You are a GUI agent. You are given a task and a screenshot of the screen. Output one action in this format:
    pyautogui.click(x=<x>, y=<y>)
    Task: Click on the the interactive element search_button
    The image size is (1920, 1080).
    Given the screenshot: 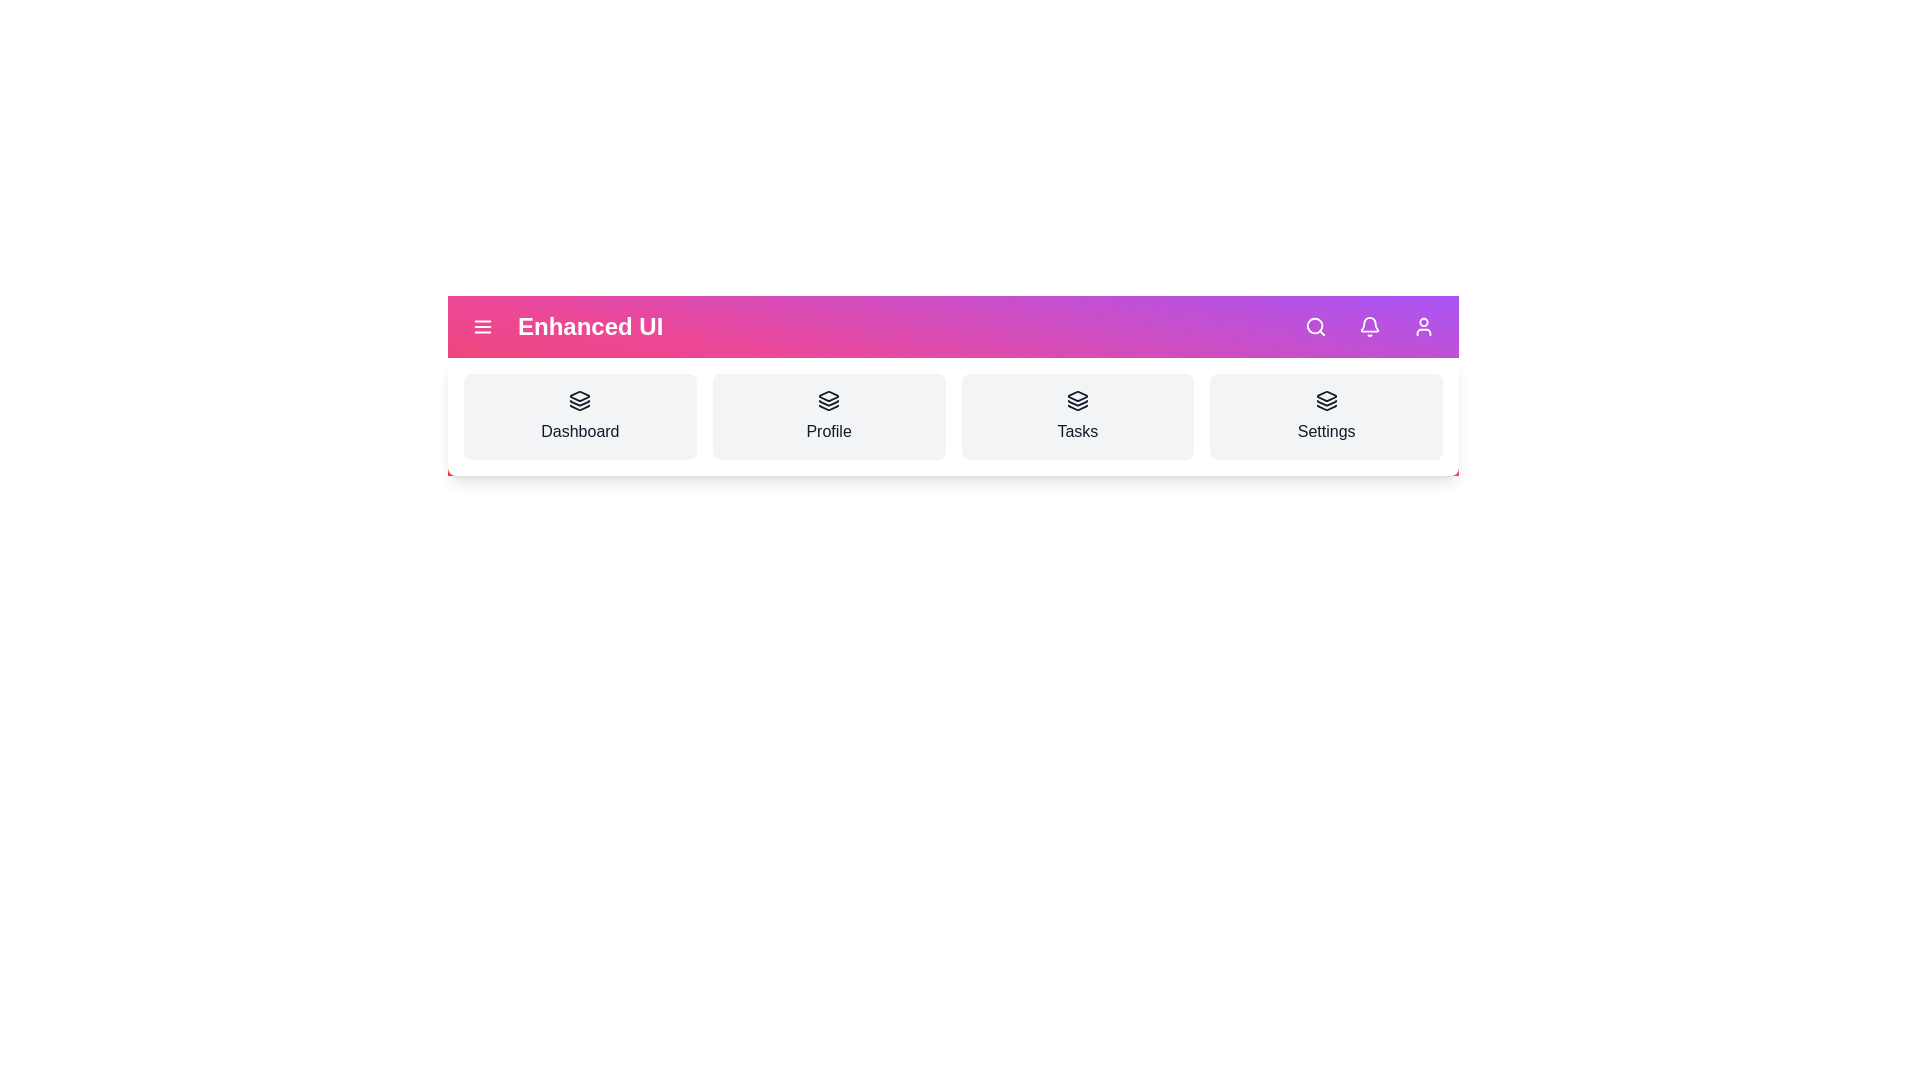 What is the action you would take?
    pyautogui.click(x=1315, y=326)
    